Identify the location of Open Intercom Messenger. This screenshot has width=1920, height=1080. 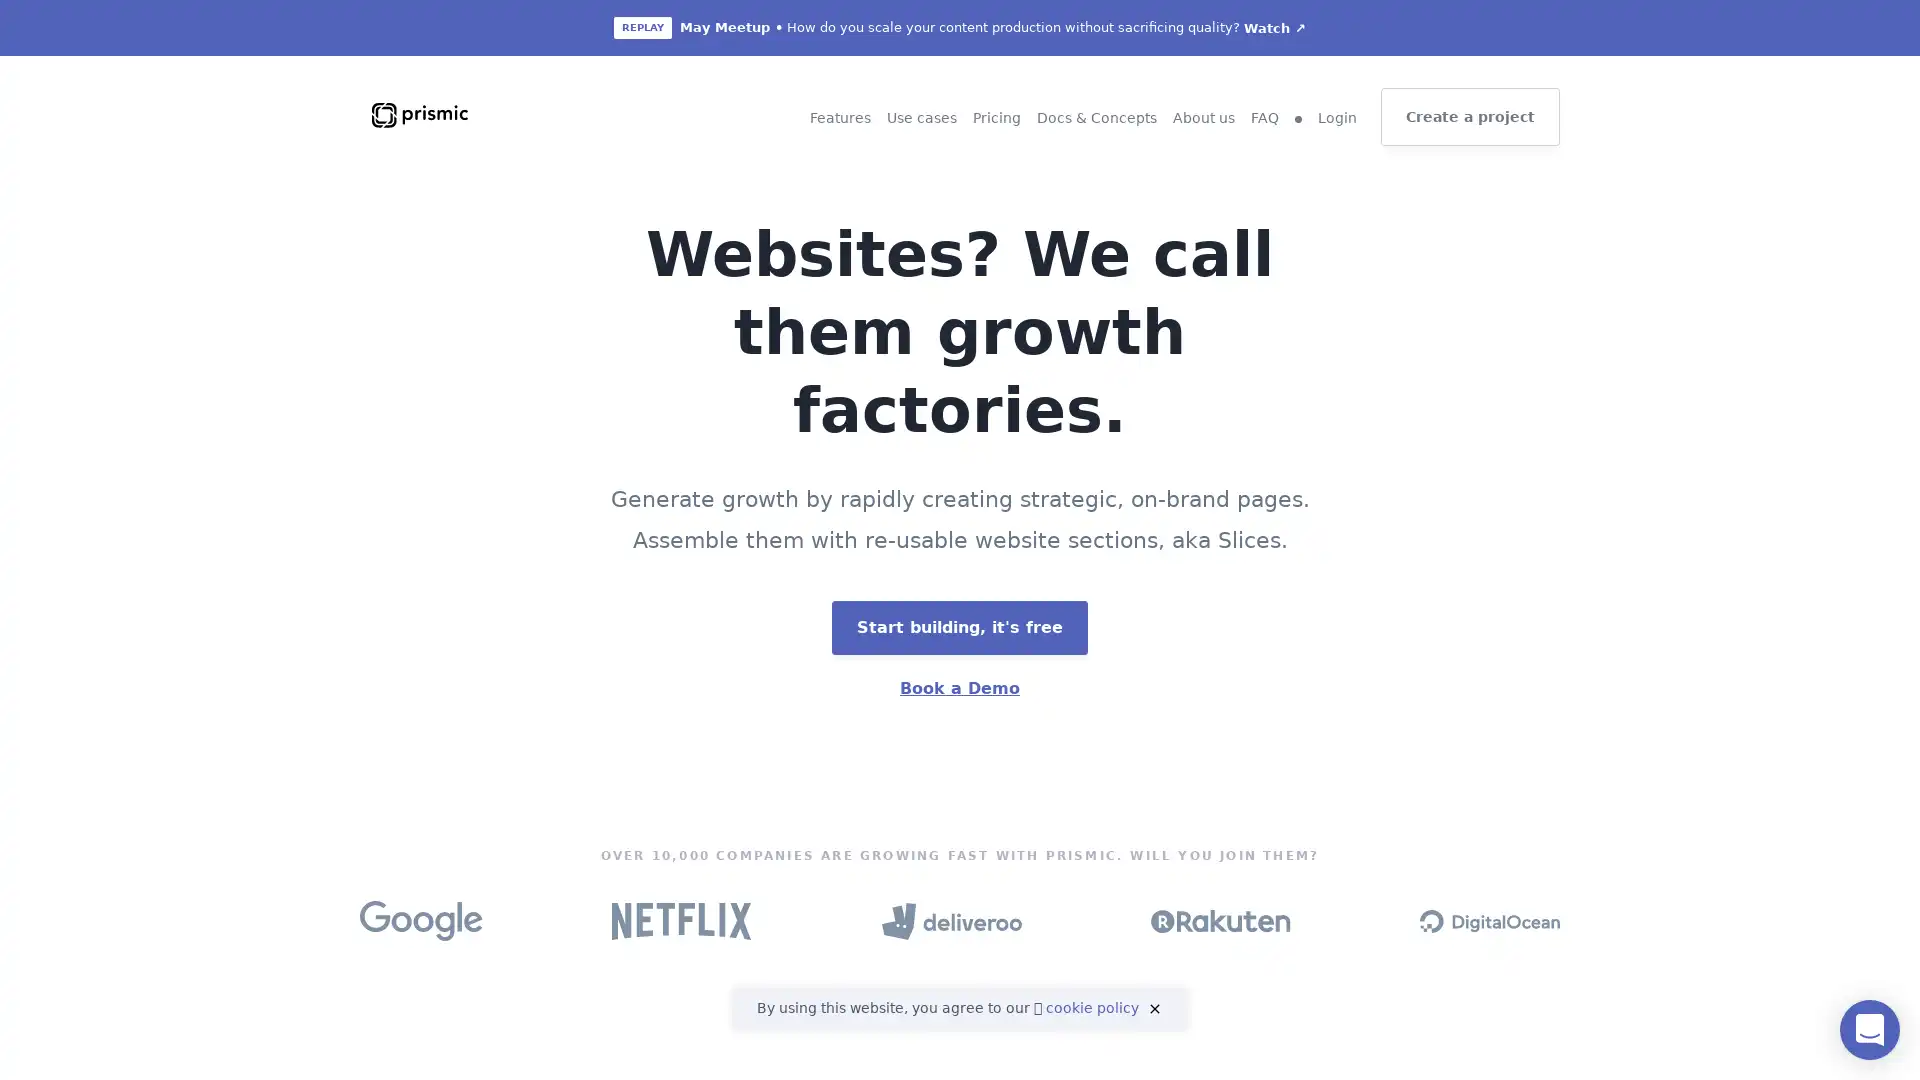
(1869, 1029).